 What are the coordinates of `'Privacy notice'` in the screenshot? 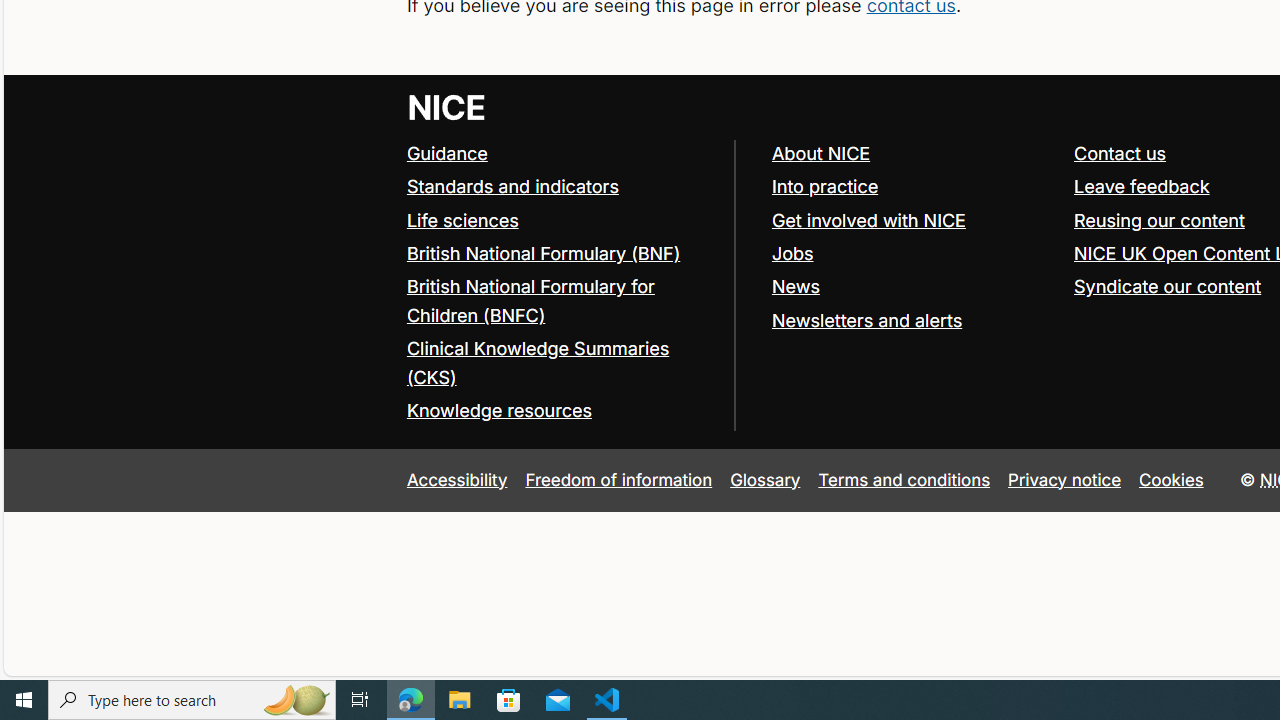 It's located at (1064, 479).